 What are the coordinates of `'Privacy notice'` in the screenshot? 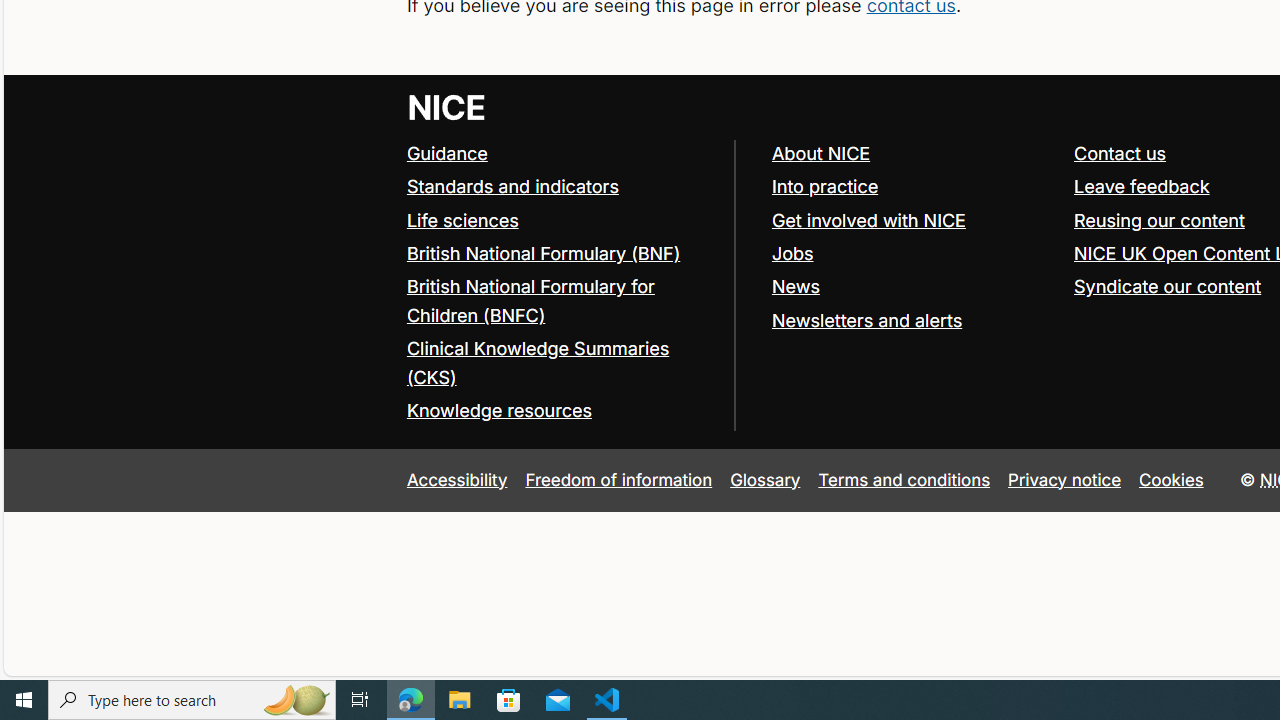 It's located at (1064, 479).